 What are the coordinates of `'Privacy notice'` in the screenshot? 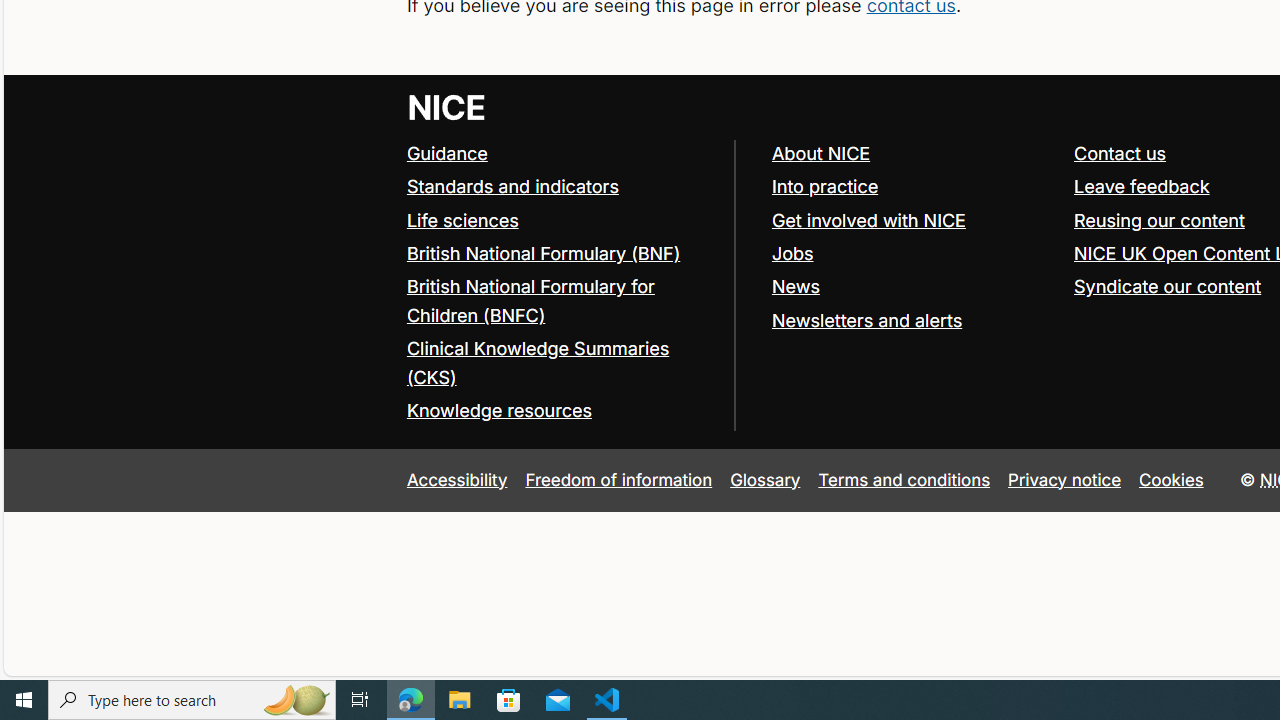 It's located at (1064, 479).